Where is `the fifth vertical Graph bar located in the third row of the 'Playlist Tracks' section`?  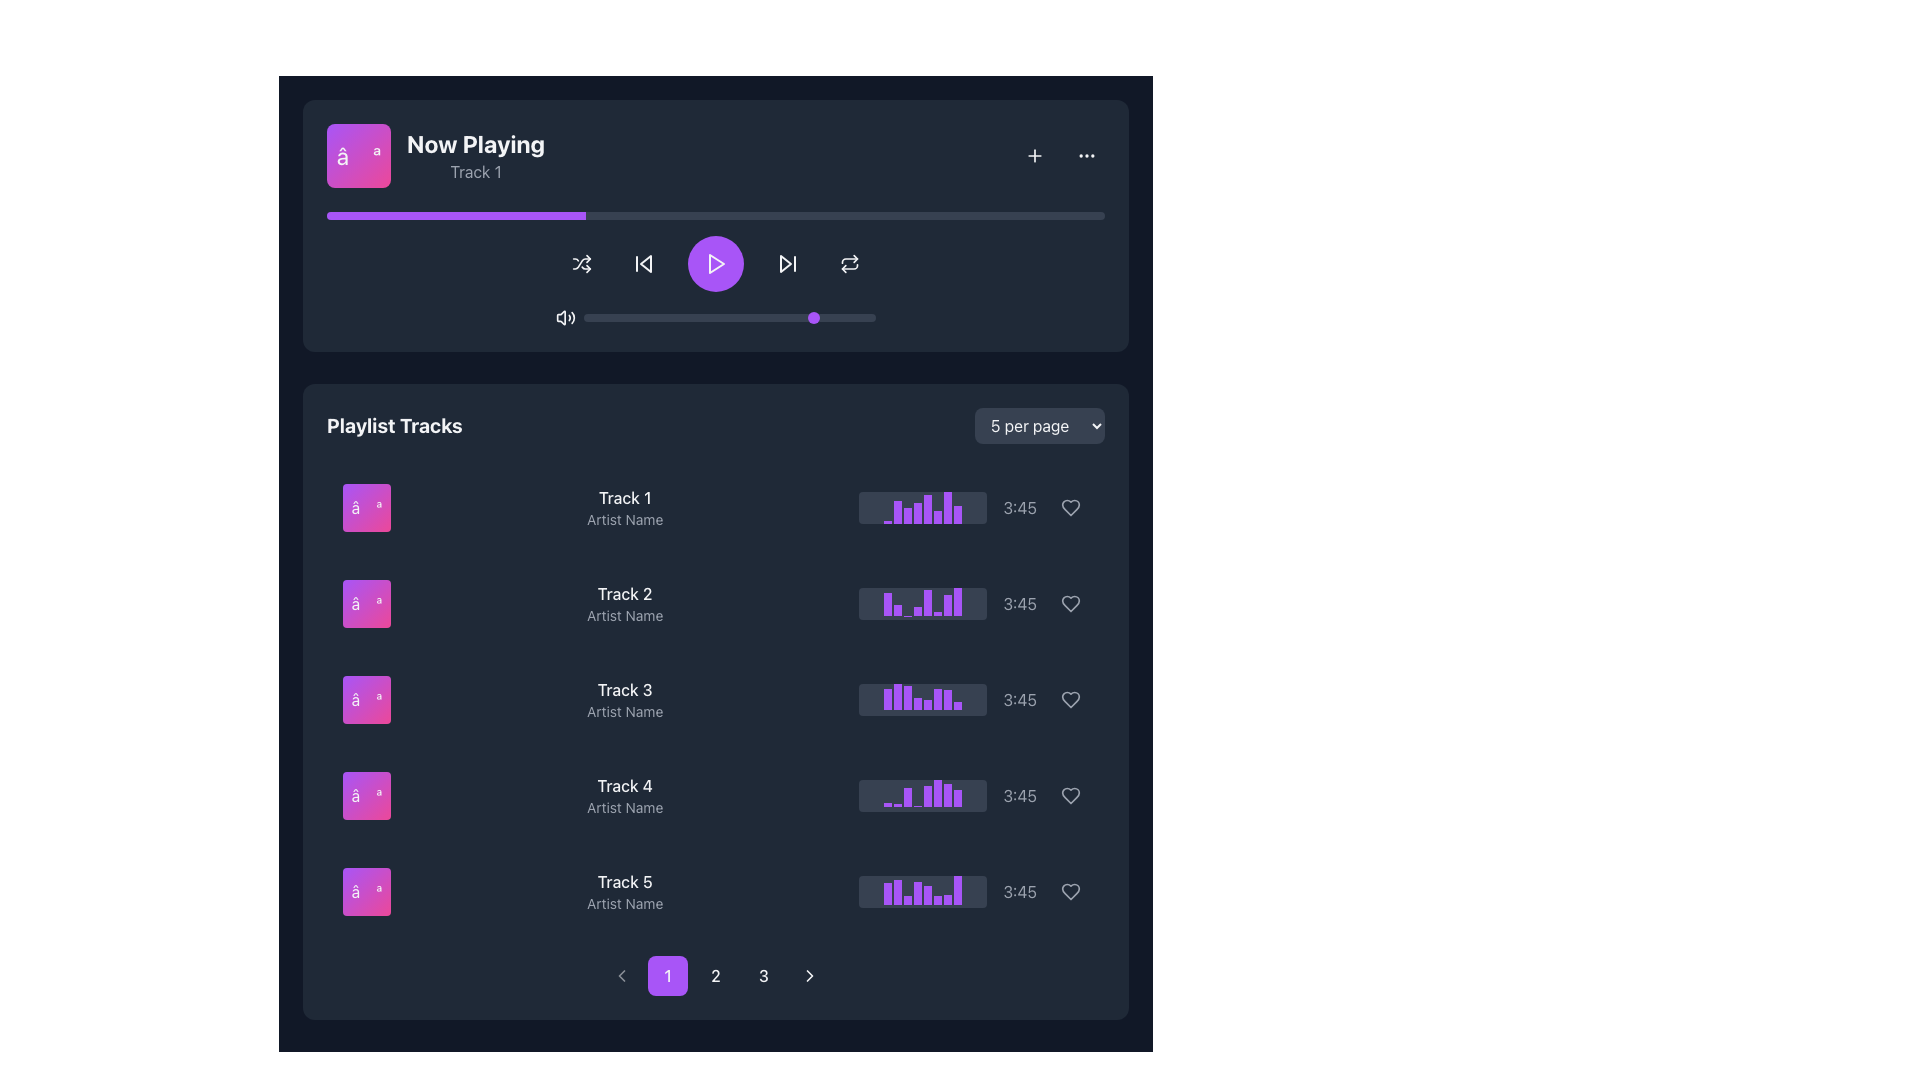
the fifth vertical Graph bar located in the third row of the 'Playlist Tracks' section is located at coordinates (927, 704).